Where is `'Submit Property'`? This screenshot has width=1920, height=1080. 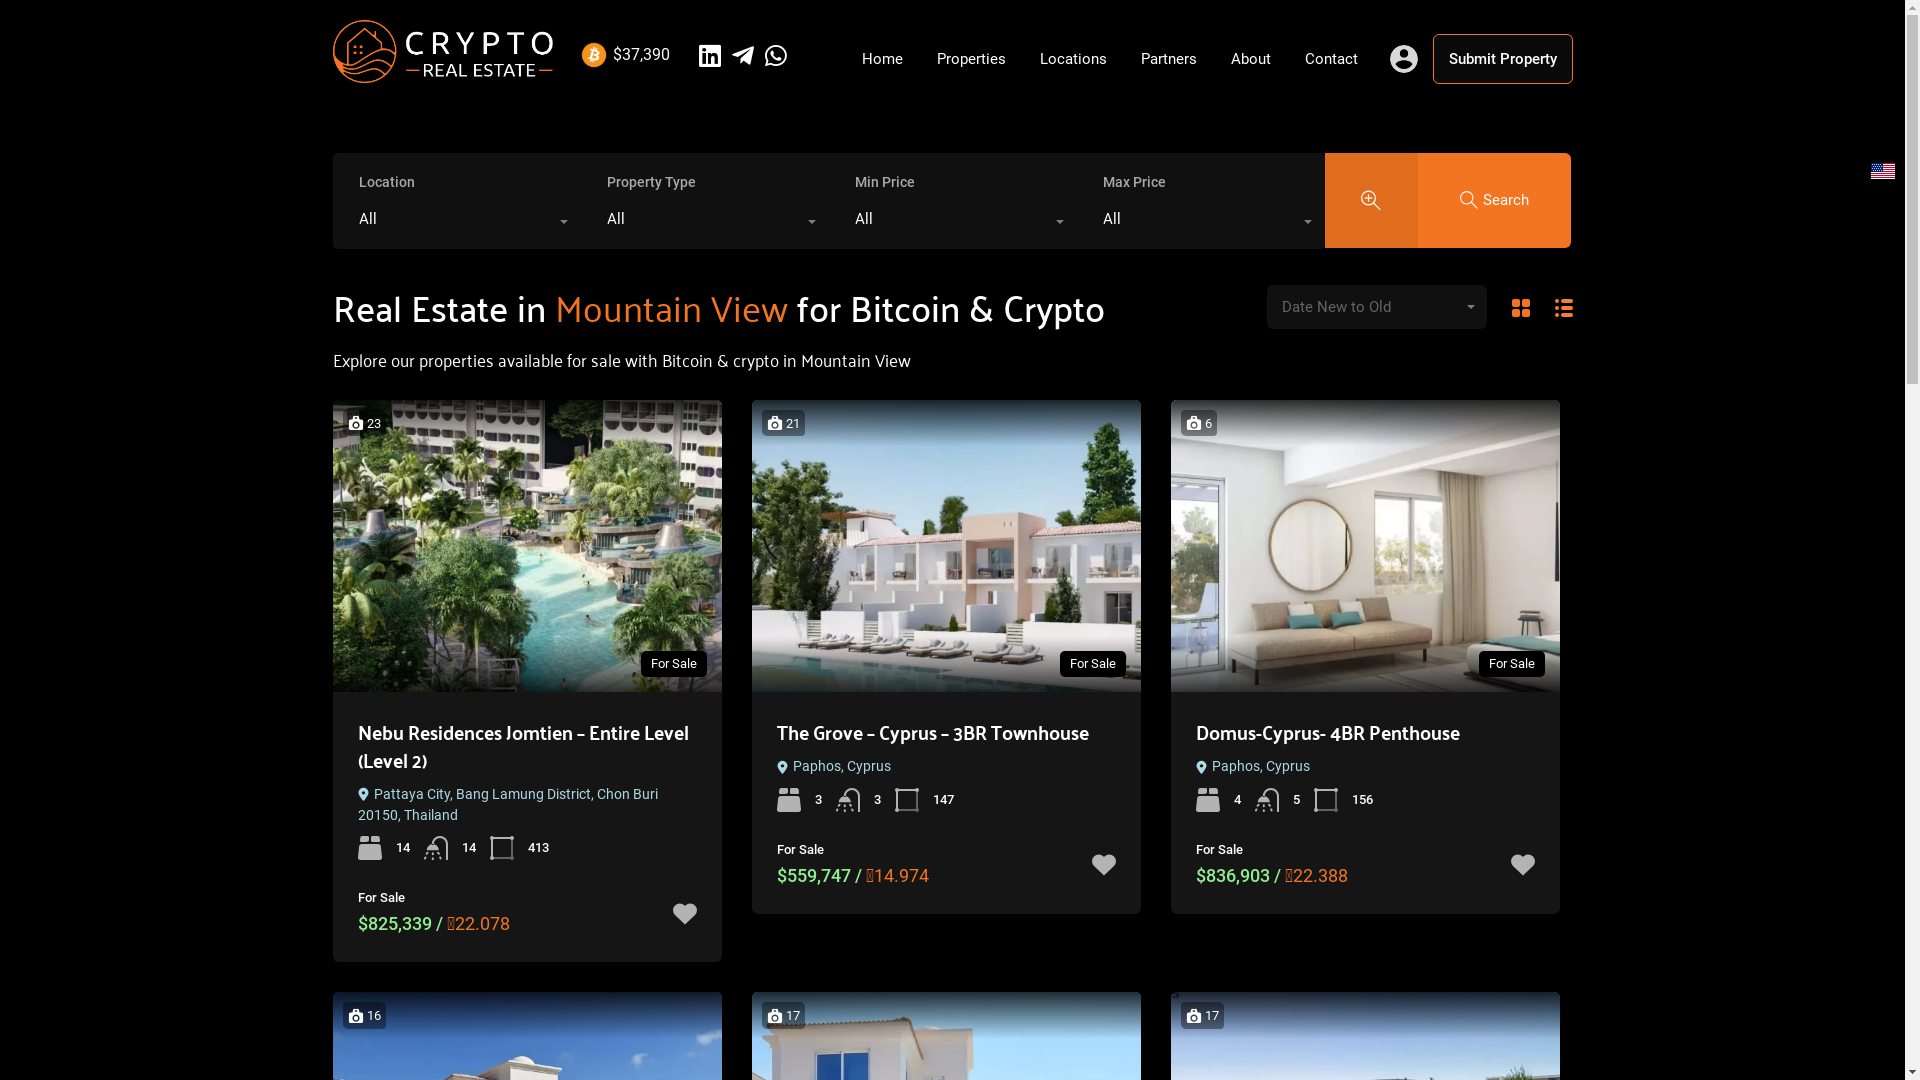
'Submit Property' is located at coordinates (1502, 57).